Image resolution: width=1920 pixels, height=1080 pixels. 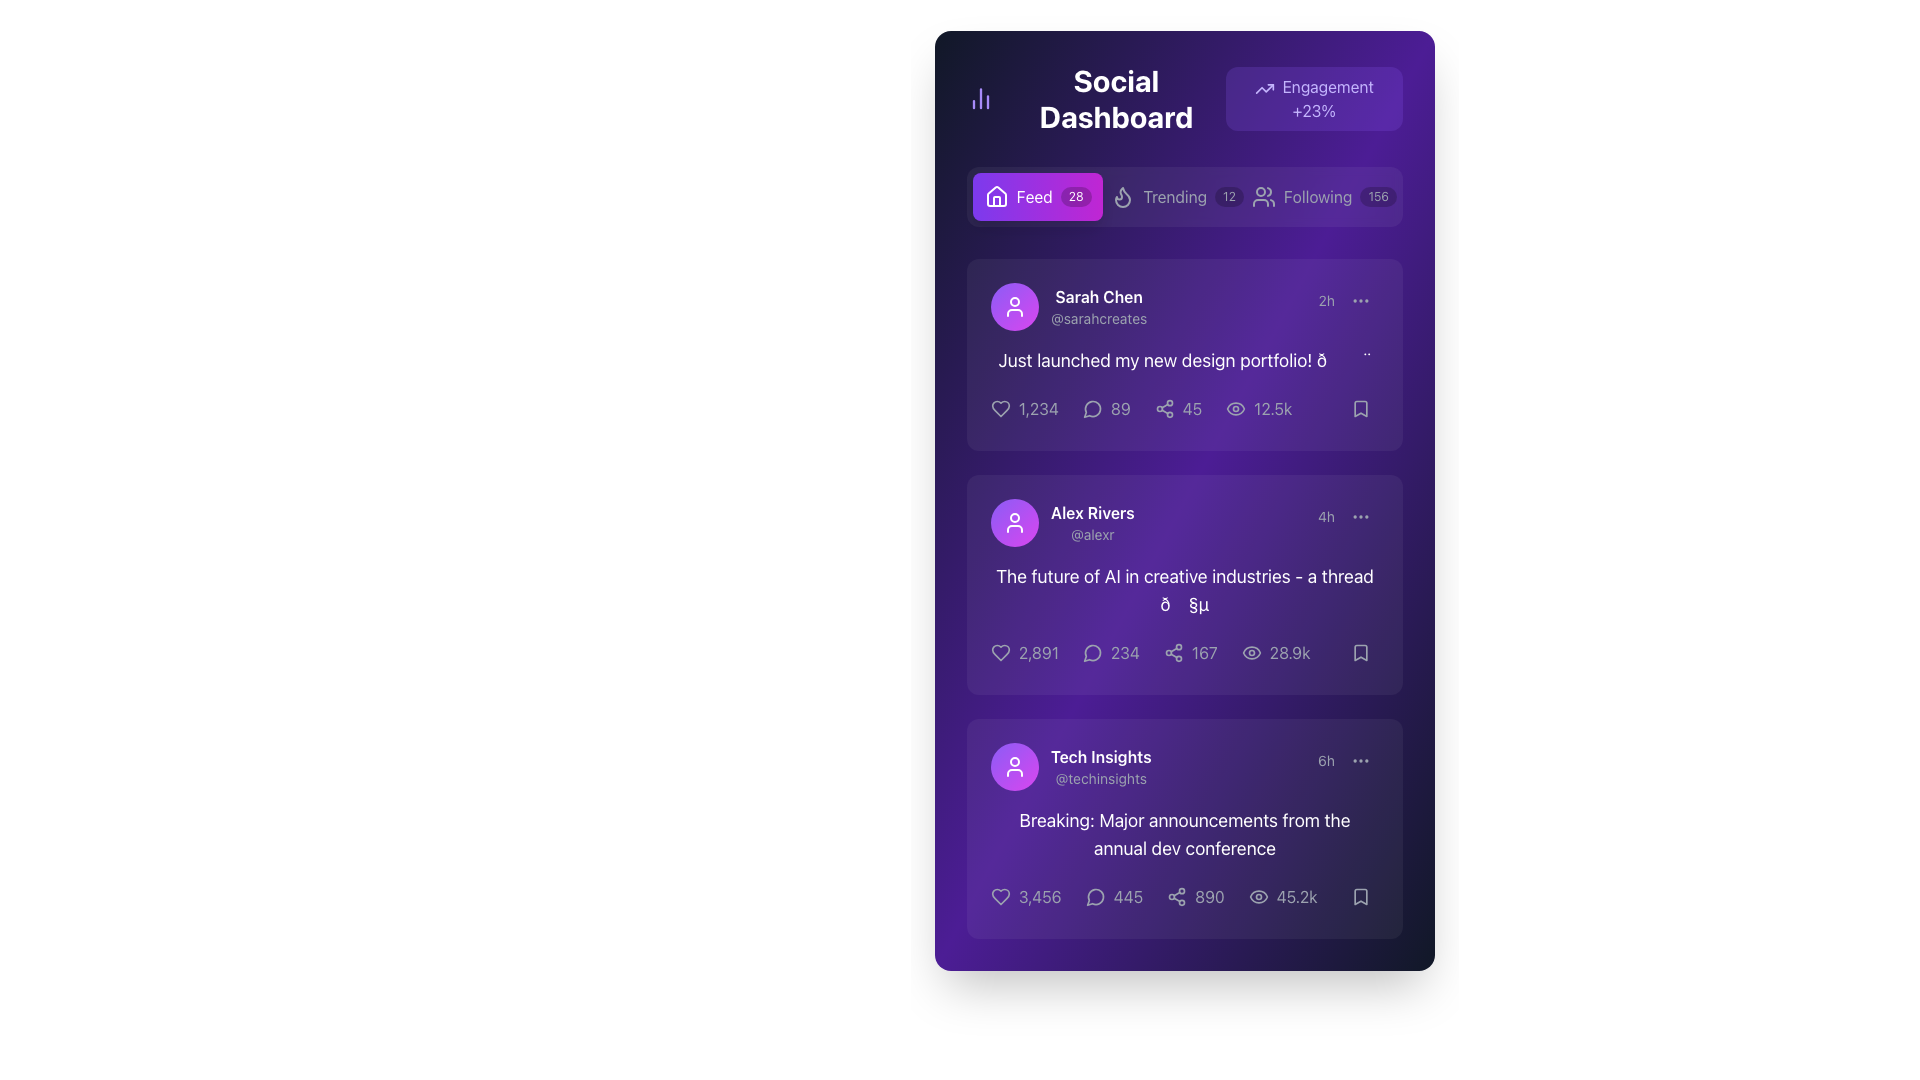 What do you see at coordinates (1154, 896) in the screenshot?
I see `the fourth interactive button with a counter, located centrally at the bottom of the card` at bounding box center [1154, 896].